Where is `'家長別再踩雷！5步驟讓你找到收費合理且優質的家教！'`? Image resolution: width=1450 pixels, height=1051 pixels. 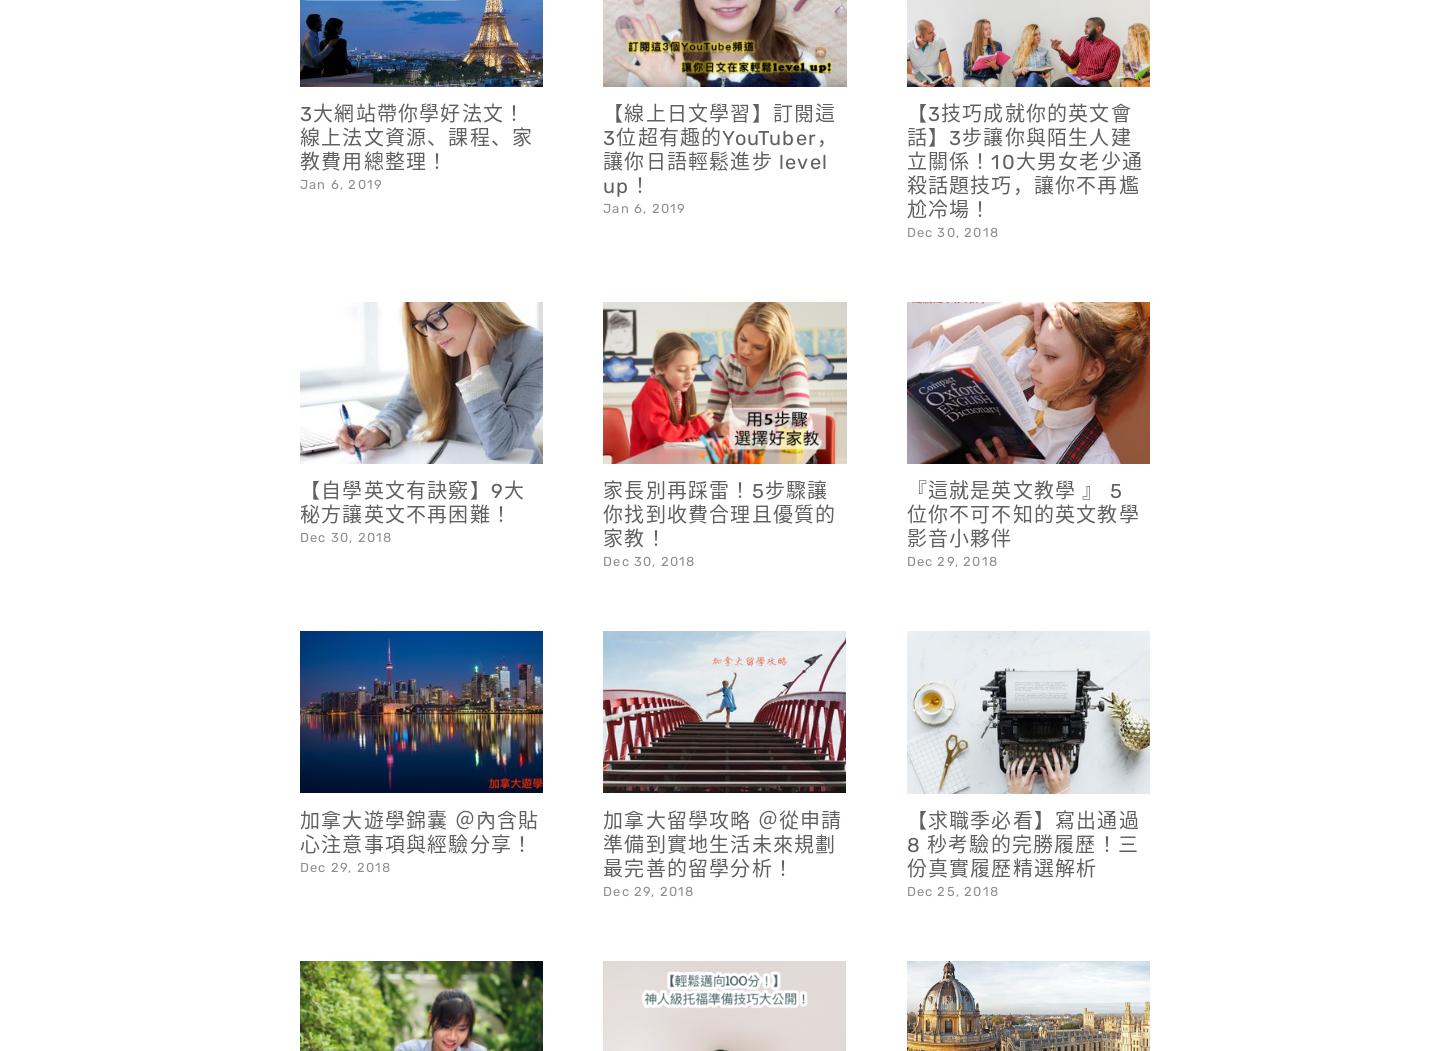 '家長別再踩雷！5步驟讓你找到收費合理且優質的家教！' is located at coordinates (718, 461).